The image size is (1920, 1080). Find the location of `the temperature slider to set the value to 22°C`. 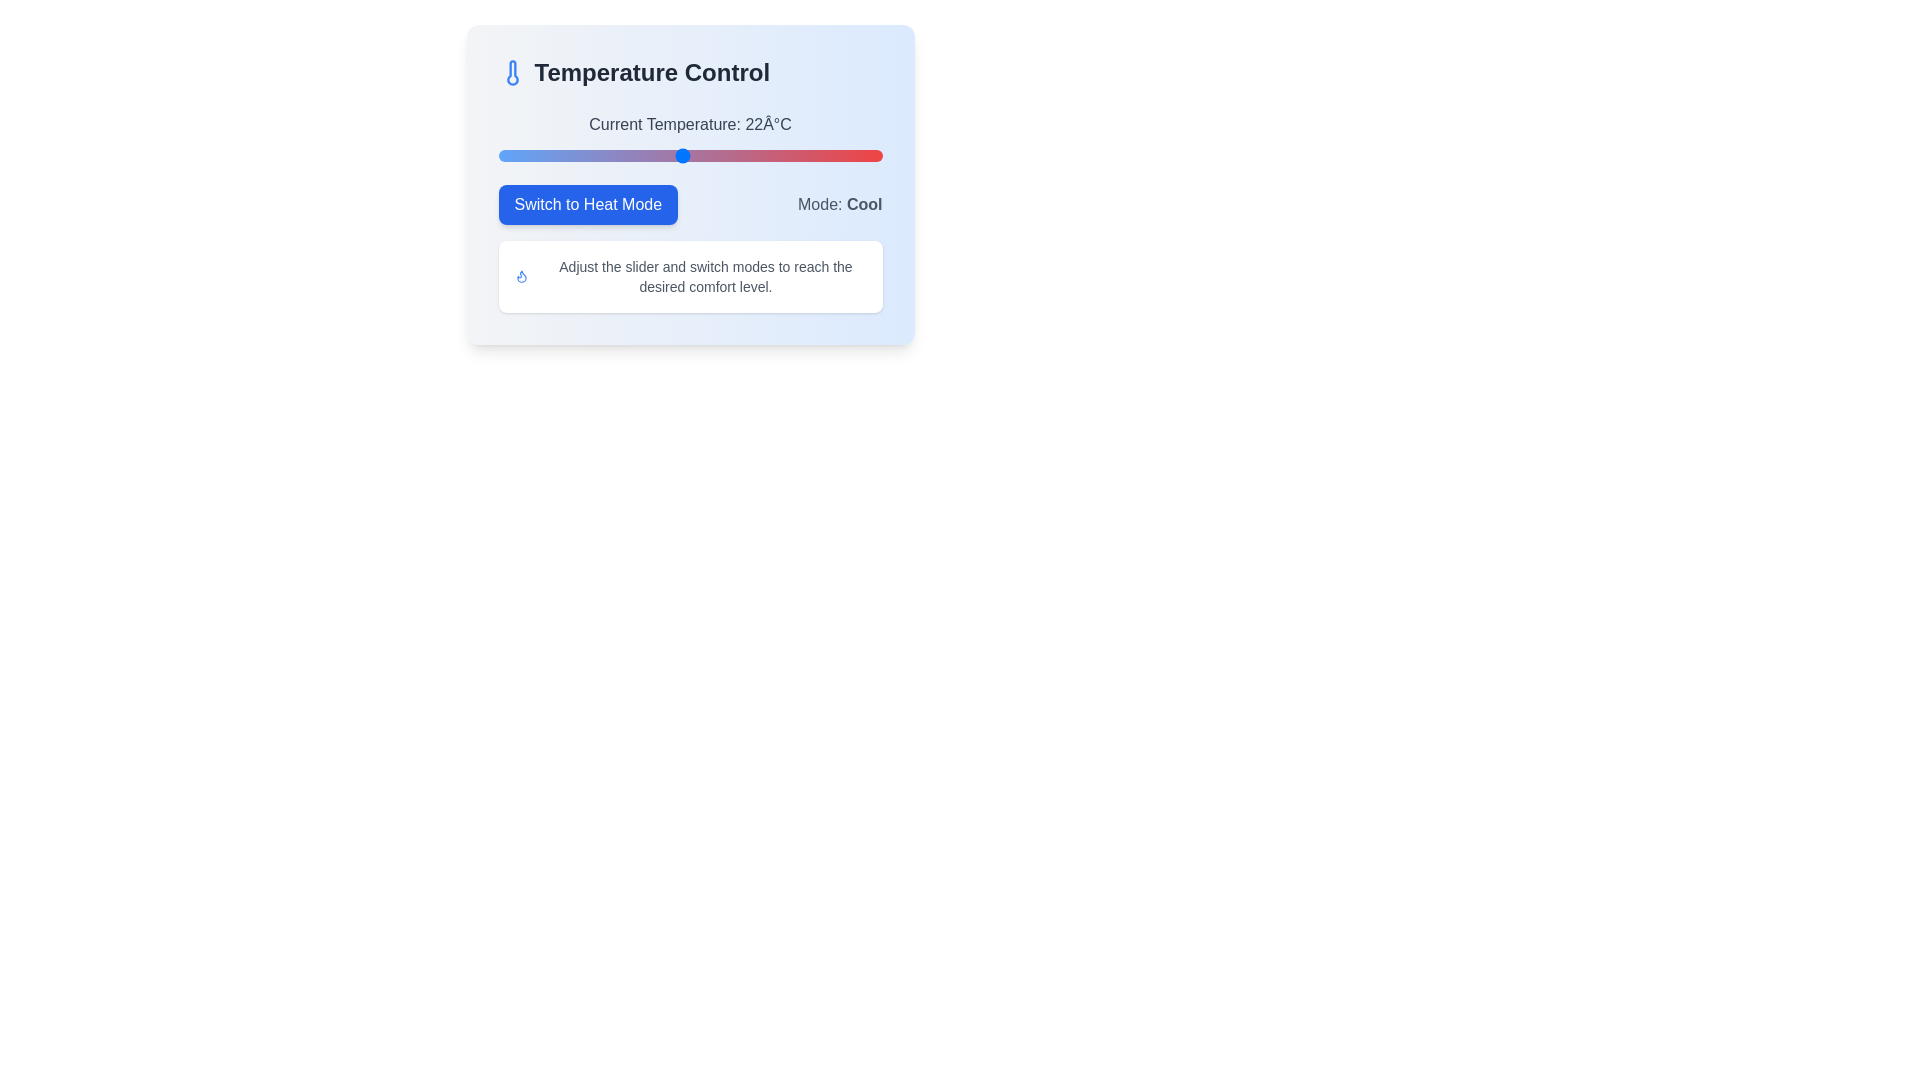

the temperature slider to set the value to 22°C is located at coordinates (682, 154).